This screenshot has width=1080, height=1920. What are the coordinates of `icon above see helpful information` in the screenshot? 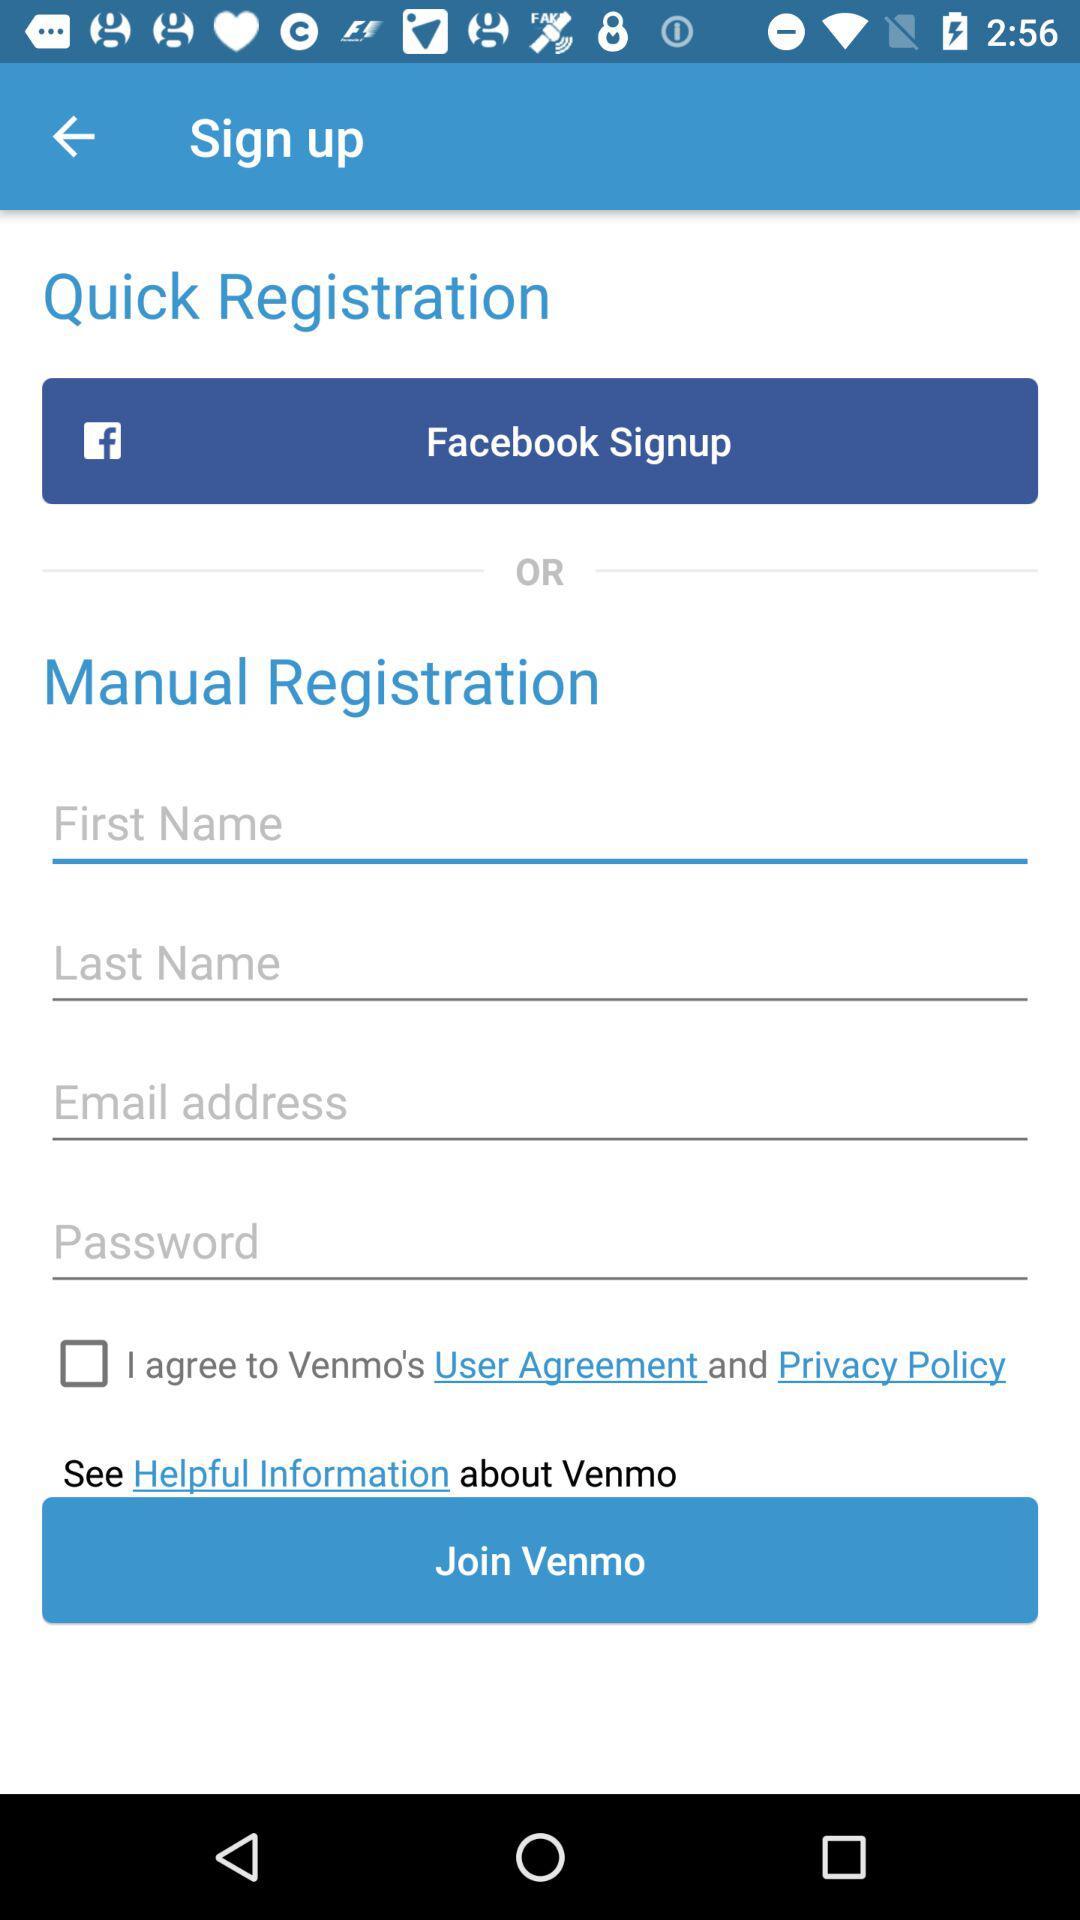 It's located at (83, 1362).